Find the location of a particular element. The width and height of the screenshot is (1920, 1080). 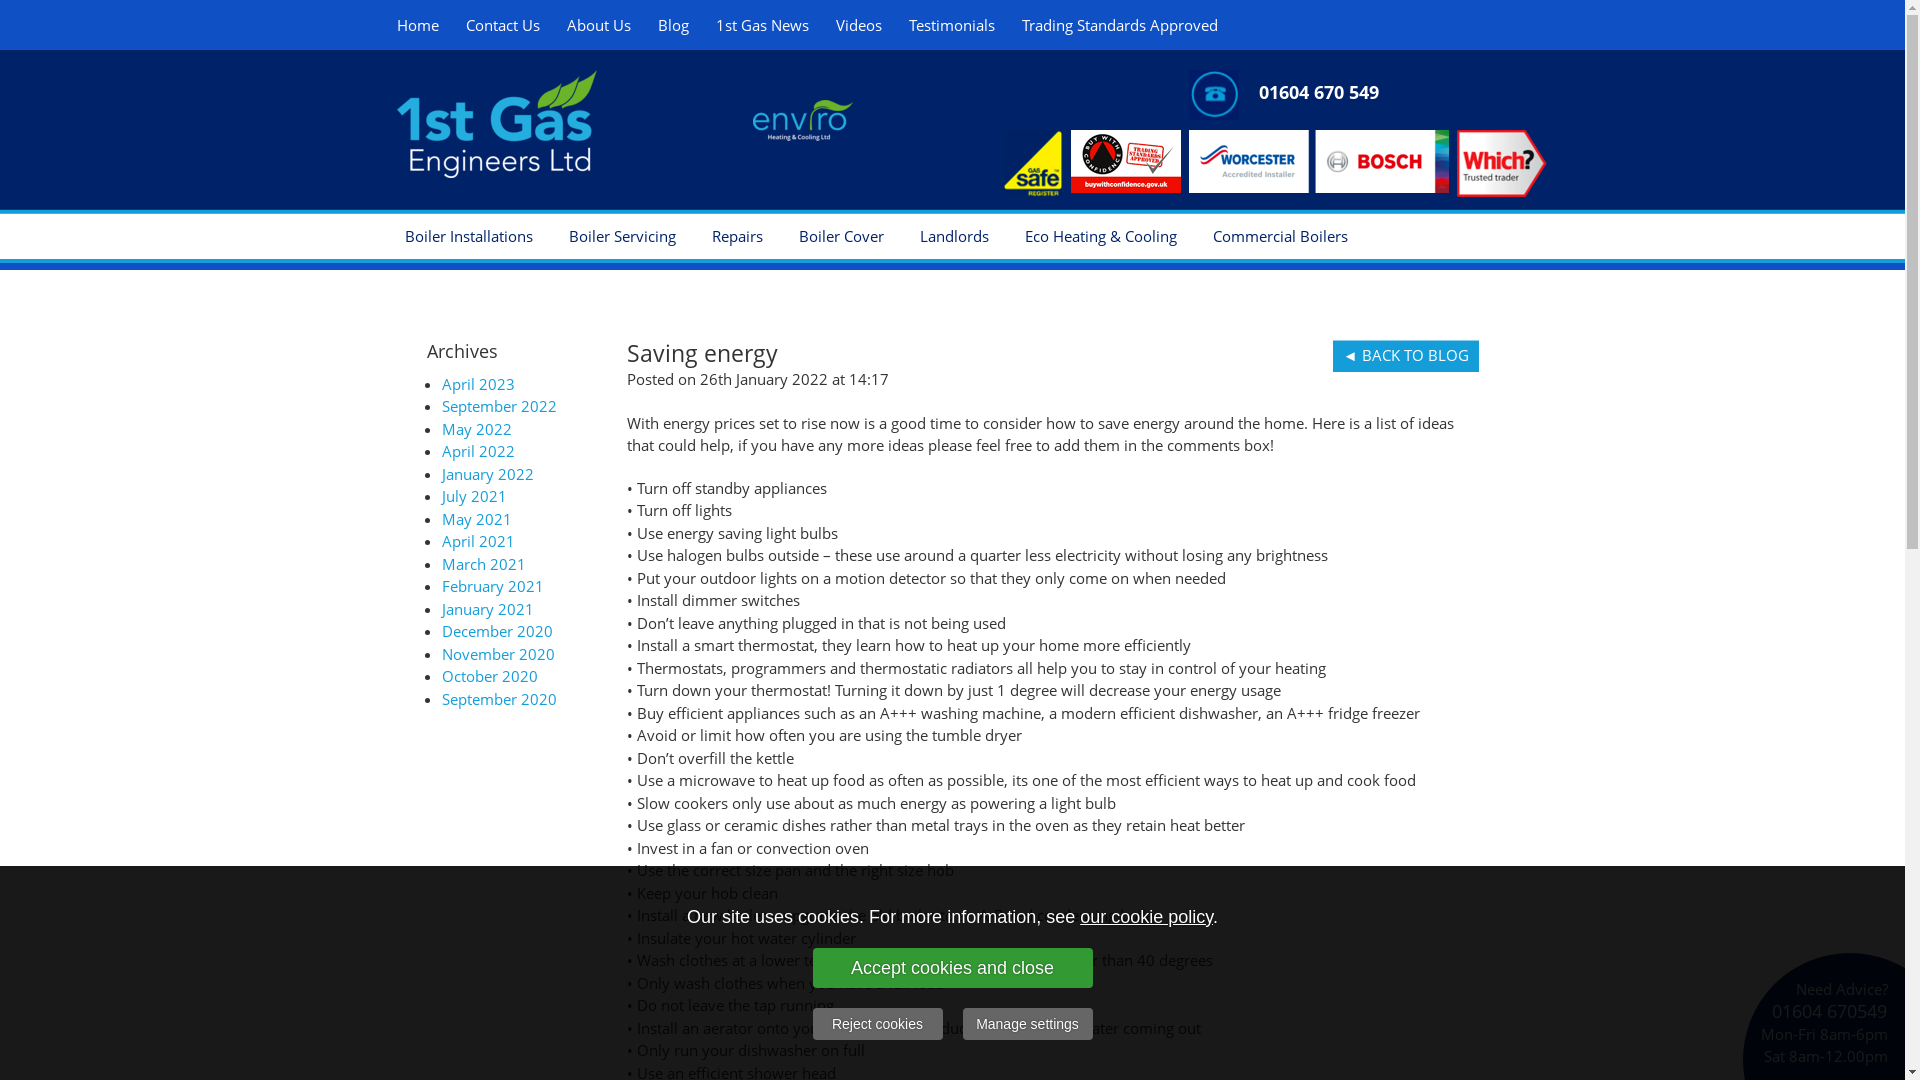

'January 2021' is located at coordinates (488, 607).